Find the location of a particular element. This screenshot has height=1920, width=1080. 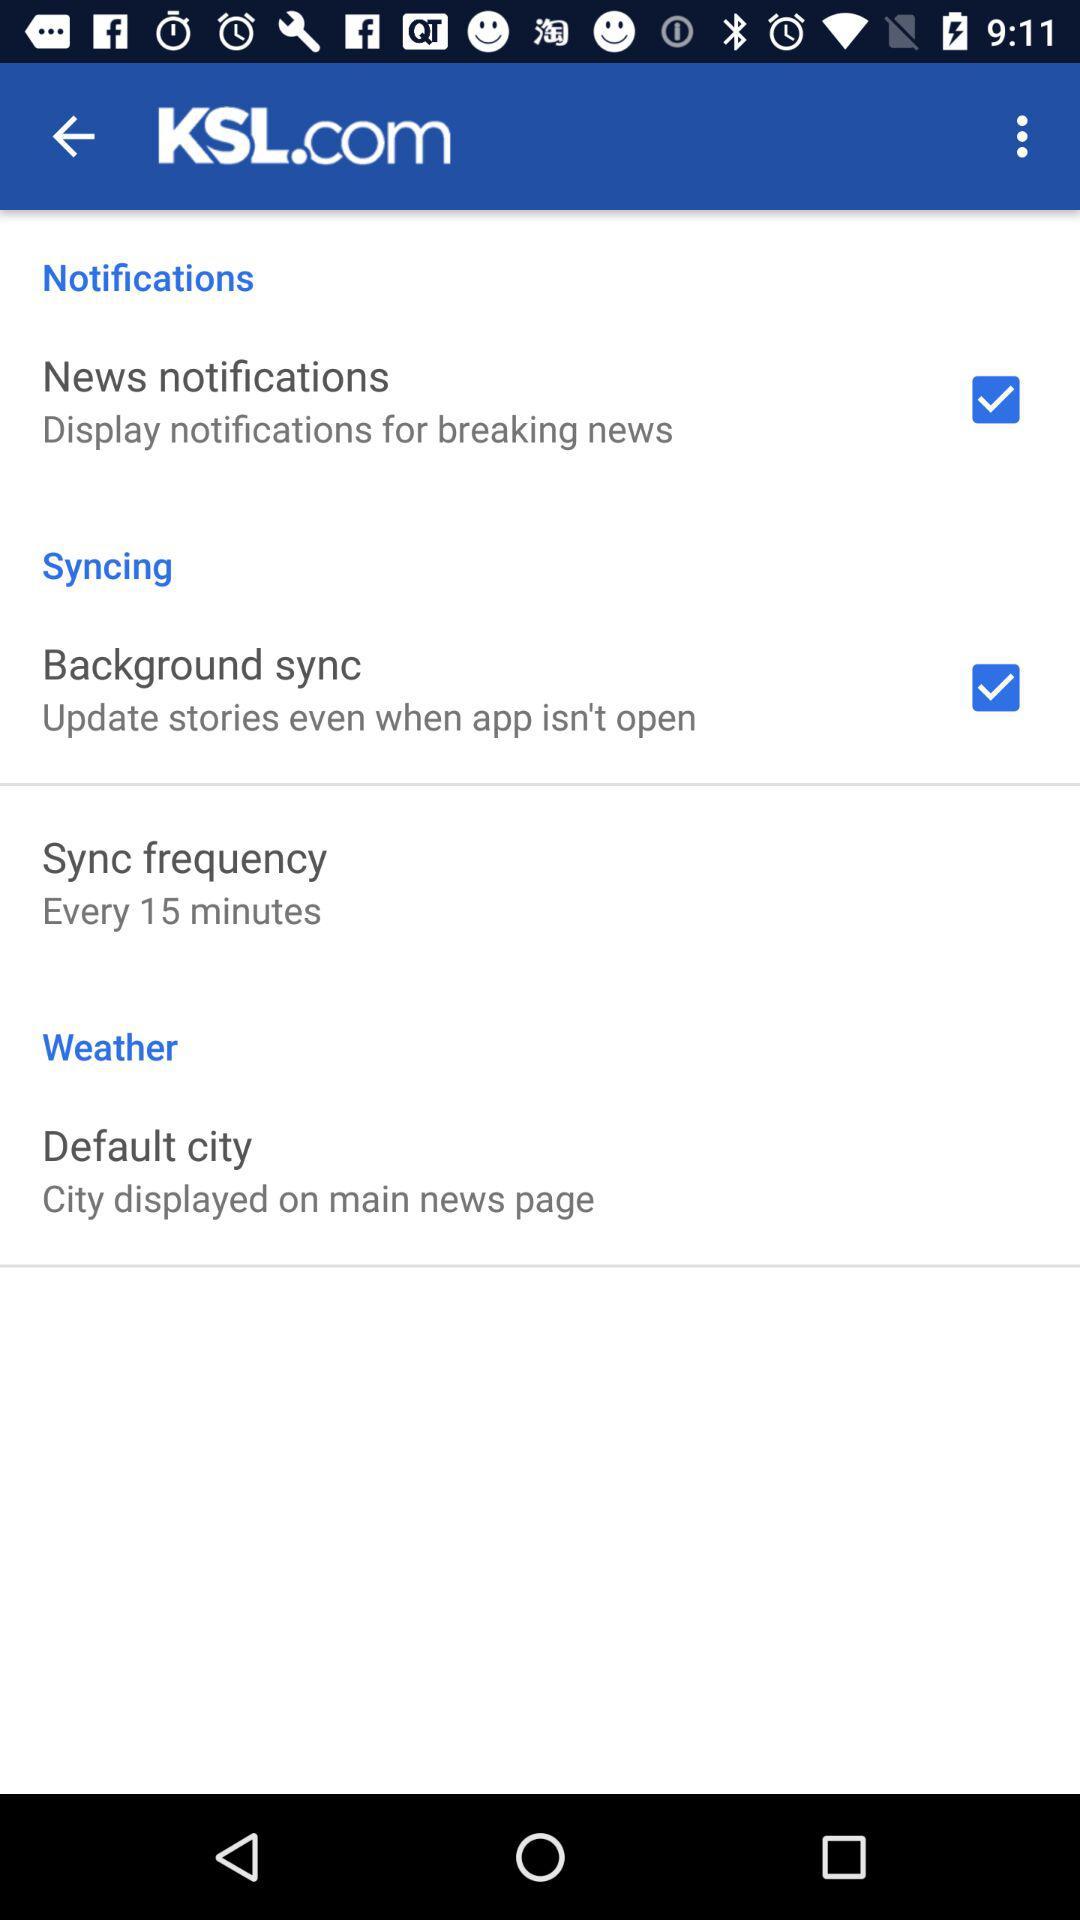

display notifications for is located at coordinates (356, 427).